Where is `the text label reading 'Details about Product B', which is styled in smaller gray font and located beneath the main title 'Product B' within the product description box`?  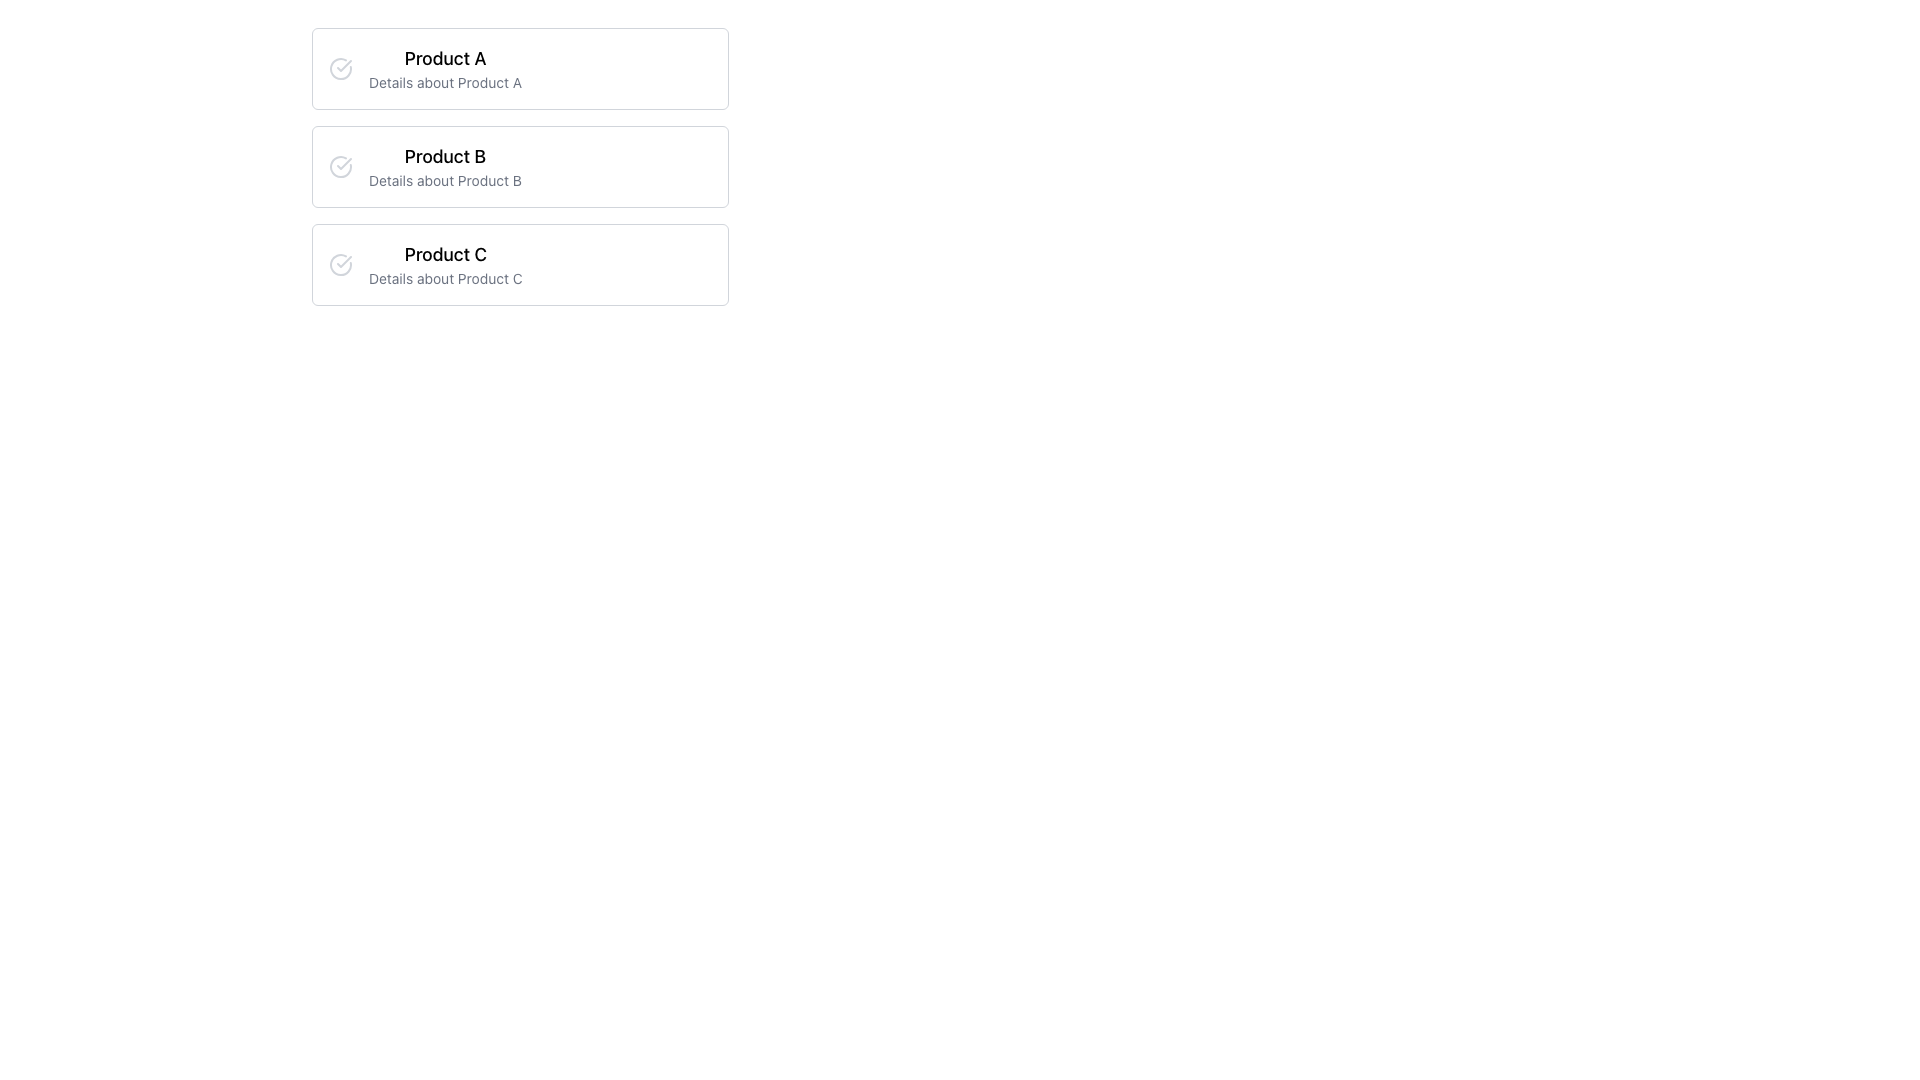
the text label reading 'Details about Product B', which is styled in smaller gray font and located beneath the main title 'Product B' within the product description box is located at coordinates (444, 181).